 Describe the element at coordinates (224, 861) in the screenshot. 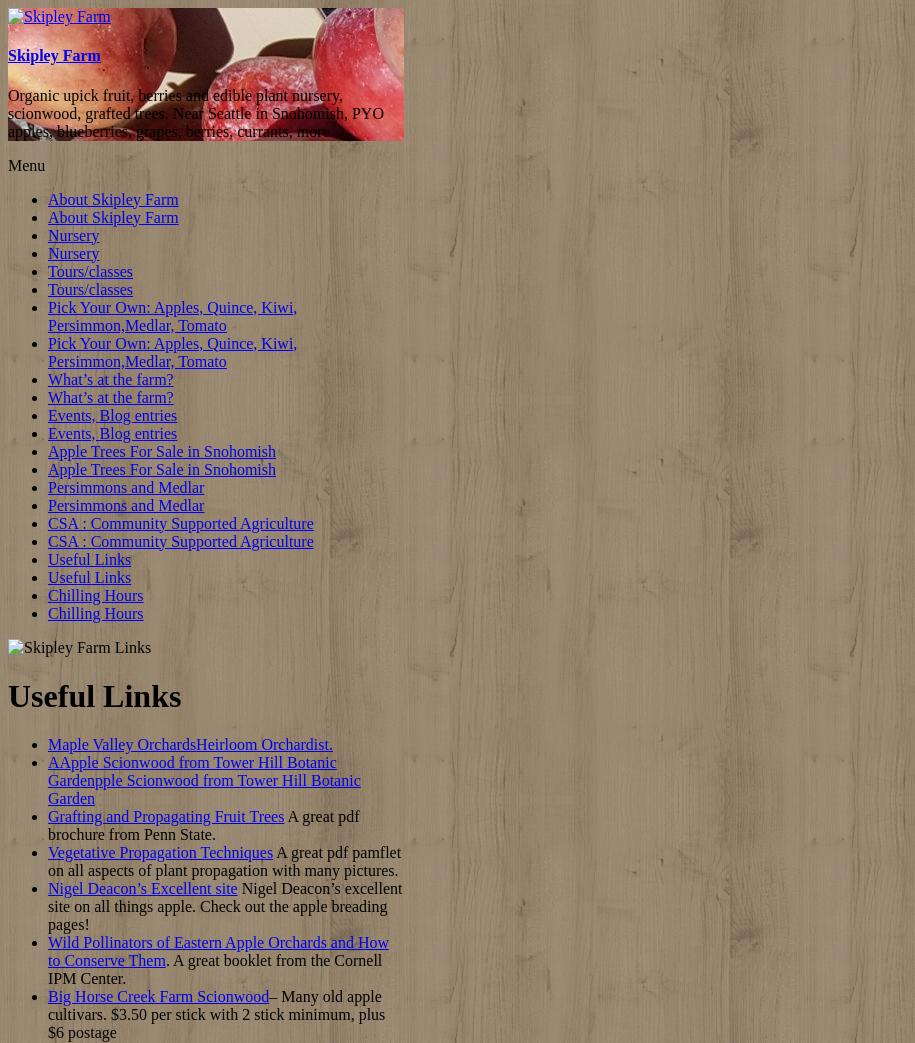

I see `'A great pdf pamflet on all aspects of plant propagation with many pictures.'` at that location.